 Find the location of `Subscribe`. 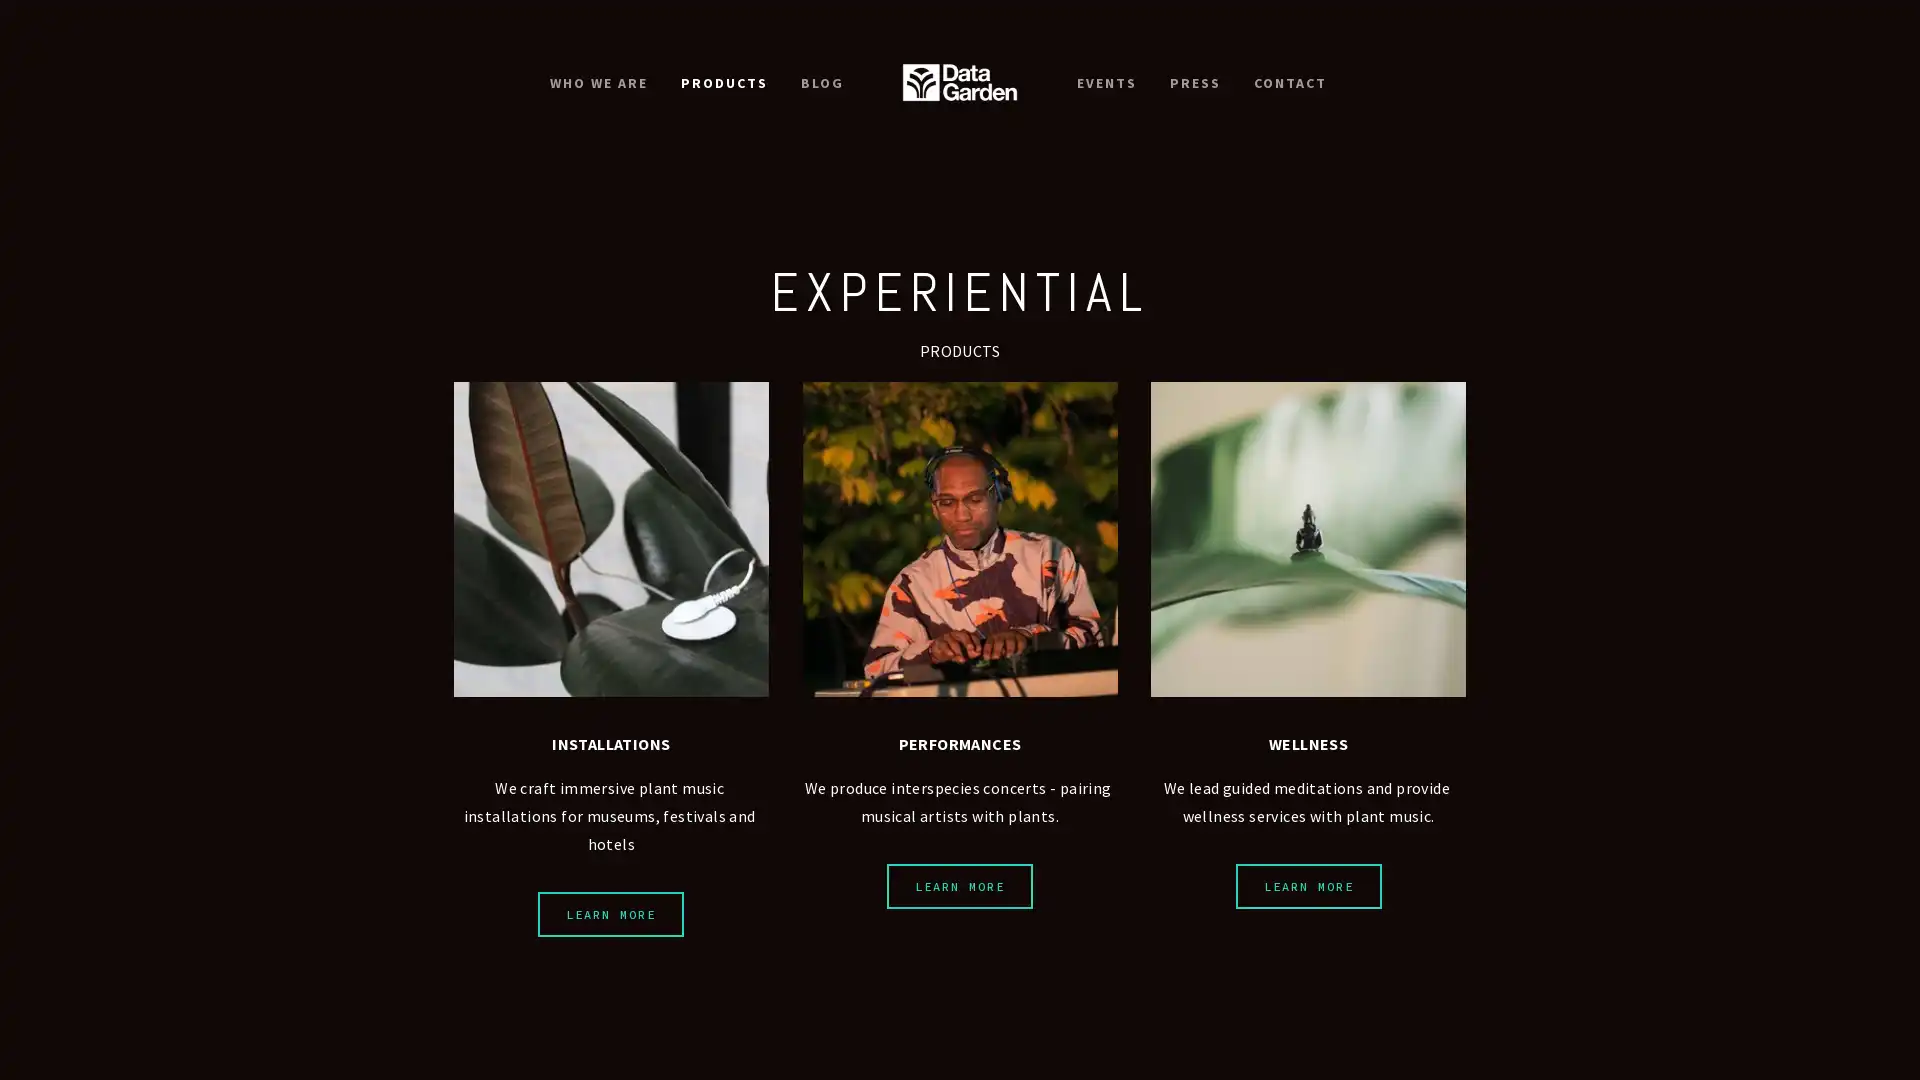

Subscribe is located at coordinates (1080, 616).